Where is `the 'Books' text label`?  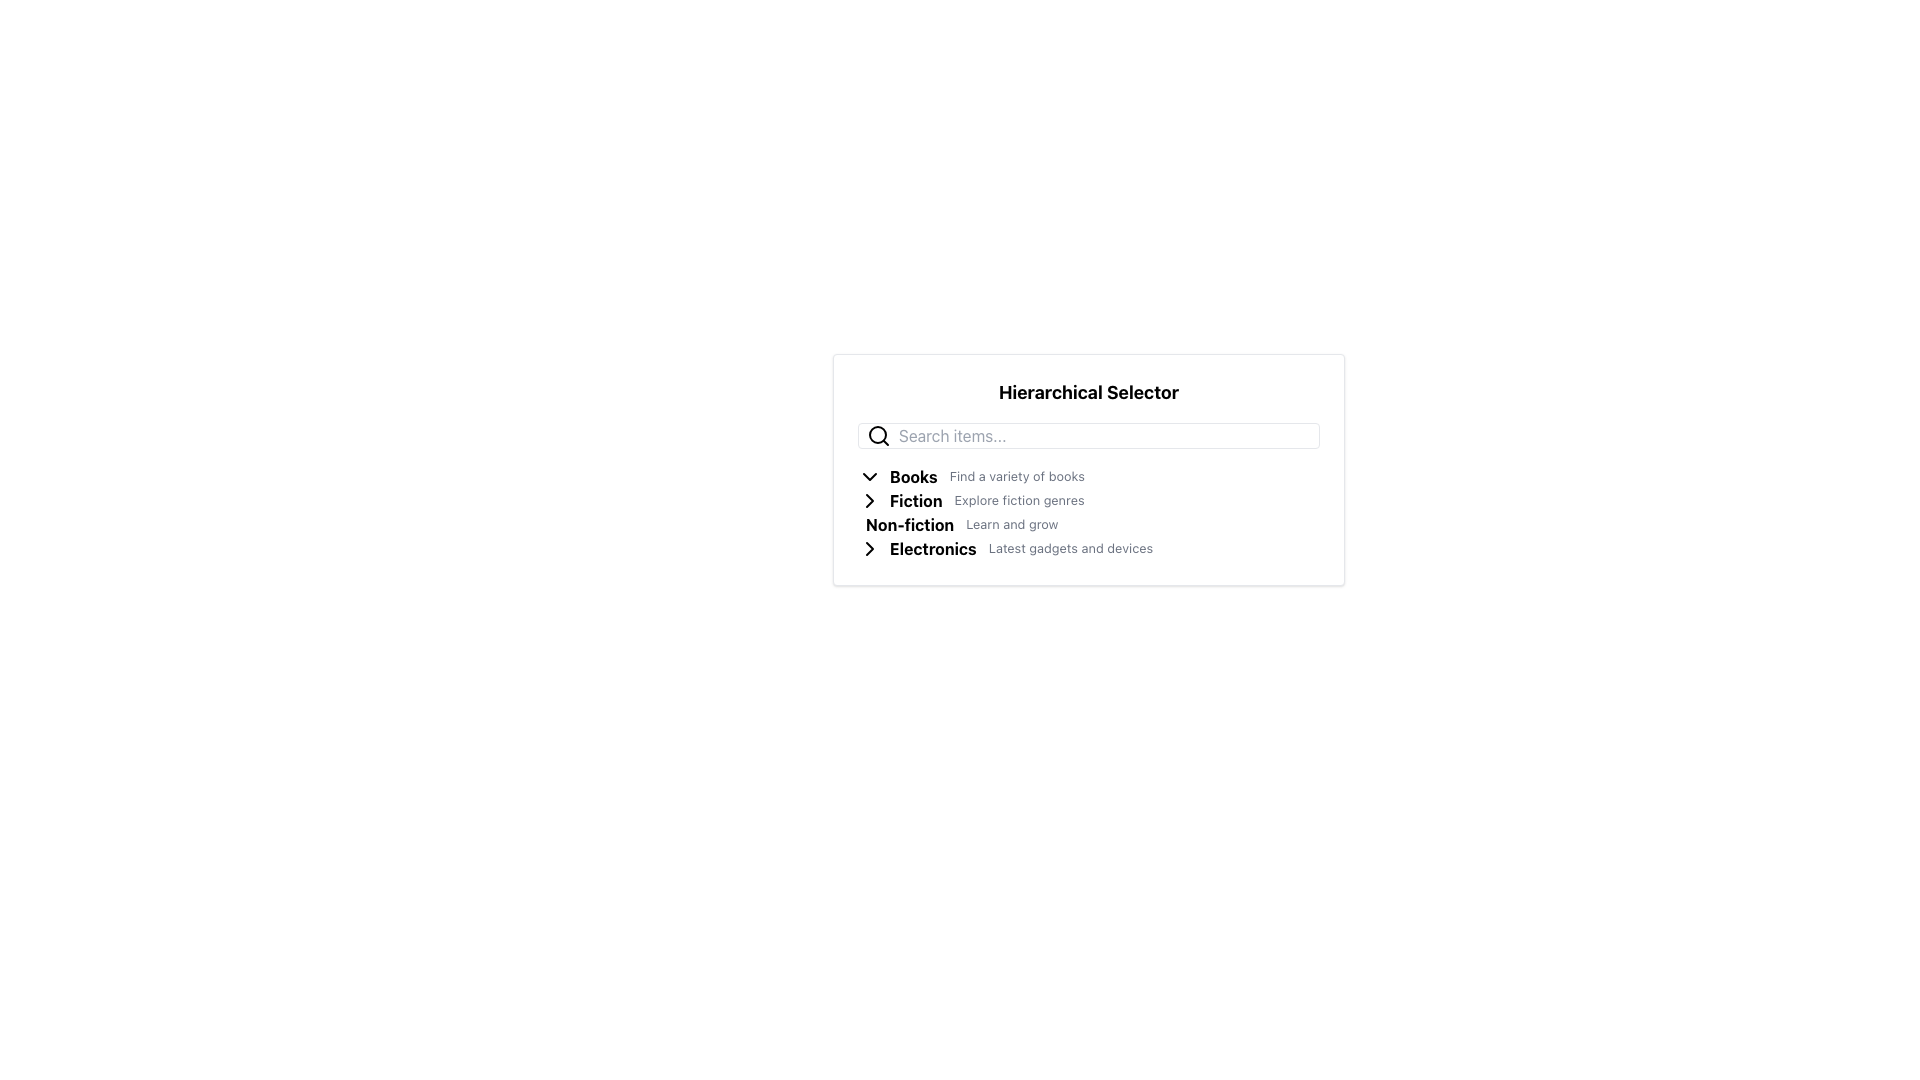
the 'Books' text label is located at coordinates (912, 477).